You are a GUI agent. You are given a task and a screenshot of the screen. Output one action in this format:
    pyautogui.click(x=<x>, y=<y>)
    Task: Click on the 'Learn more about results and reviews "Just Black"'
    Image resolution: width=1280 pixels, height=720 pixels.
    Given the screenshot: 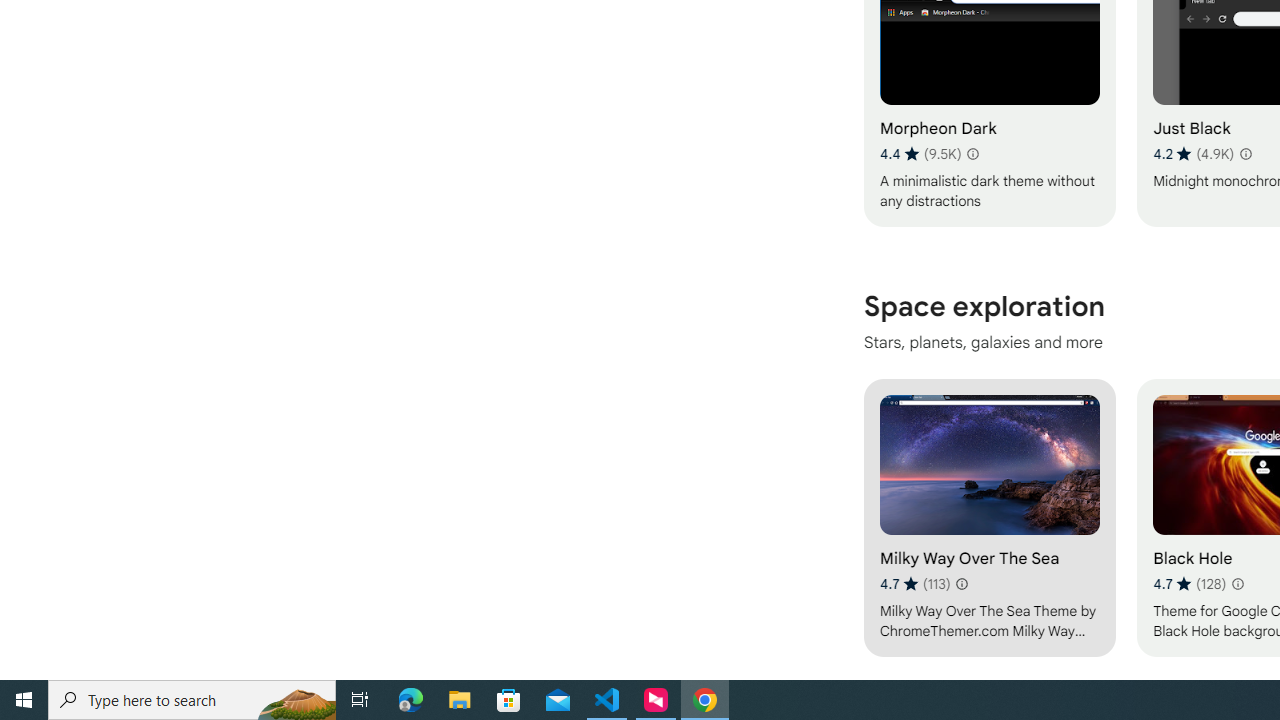 What is the action you would take?
    pyautogui.click(x=1243, y=153)
    